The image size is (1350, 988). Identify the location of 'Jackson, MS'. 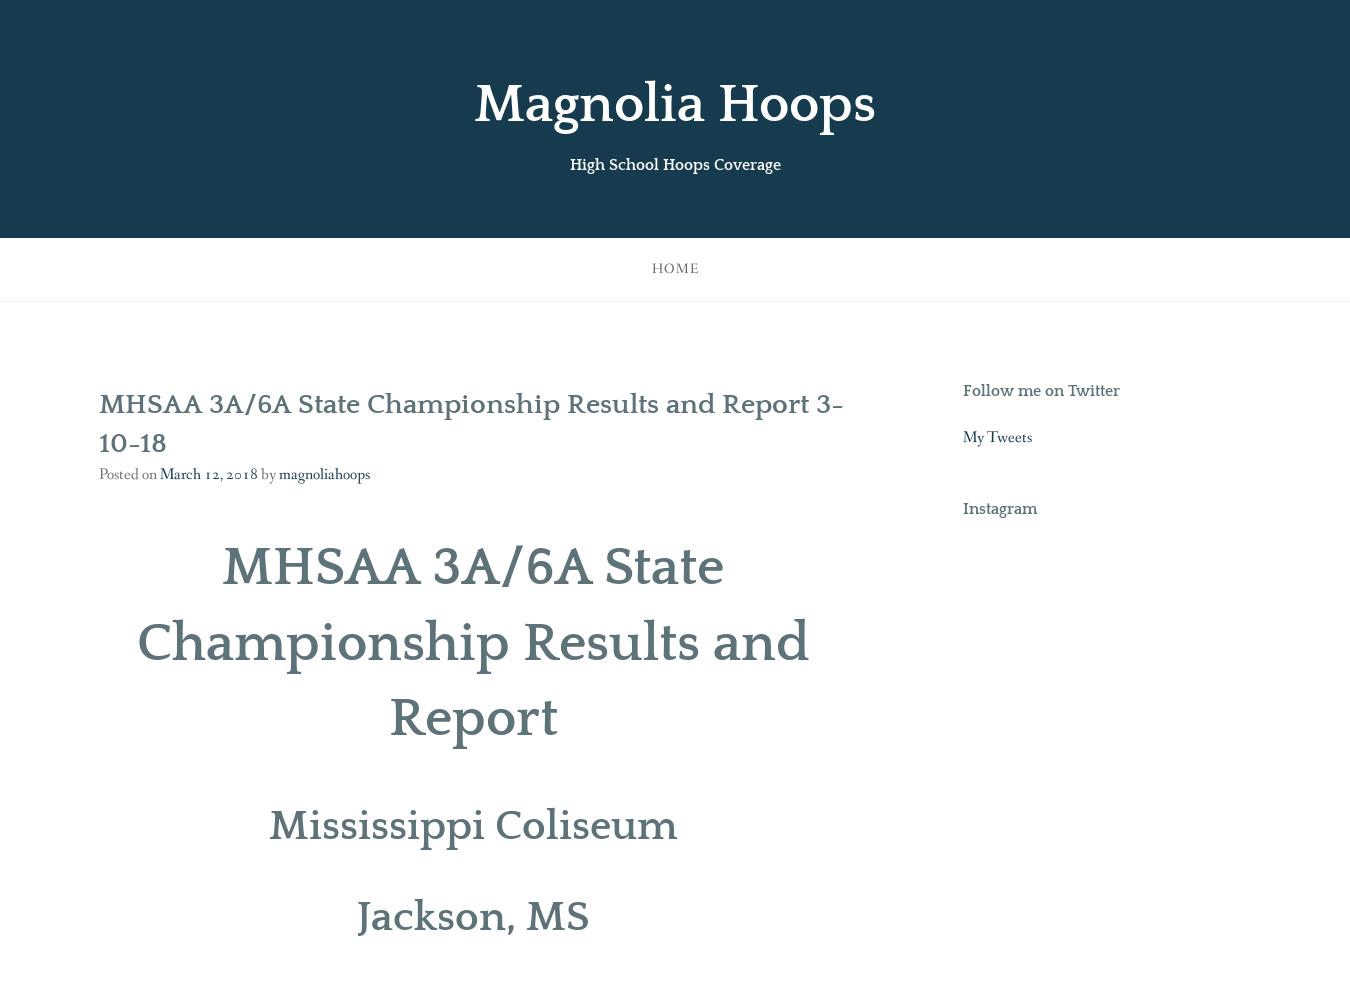
(471, 915).